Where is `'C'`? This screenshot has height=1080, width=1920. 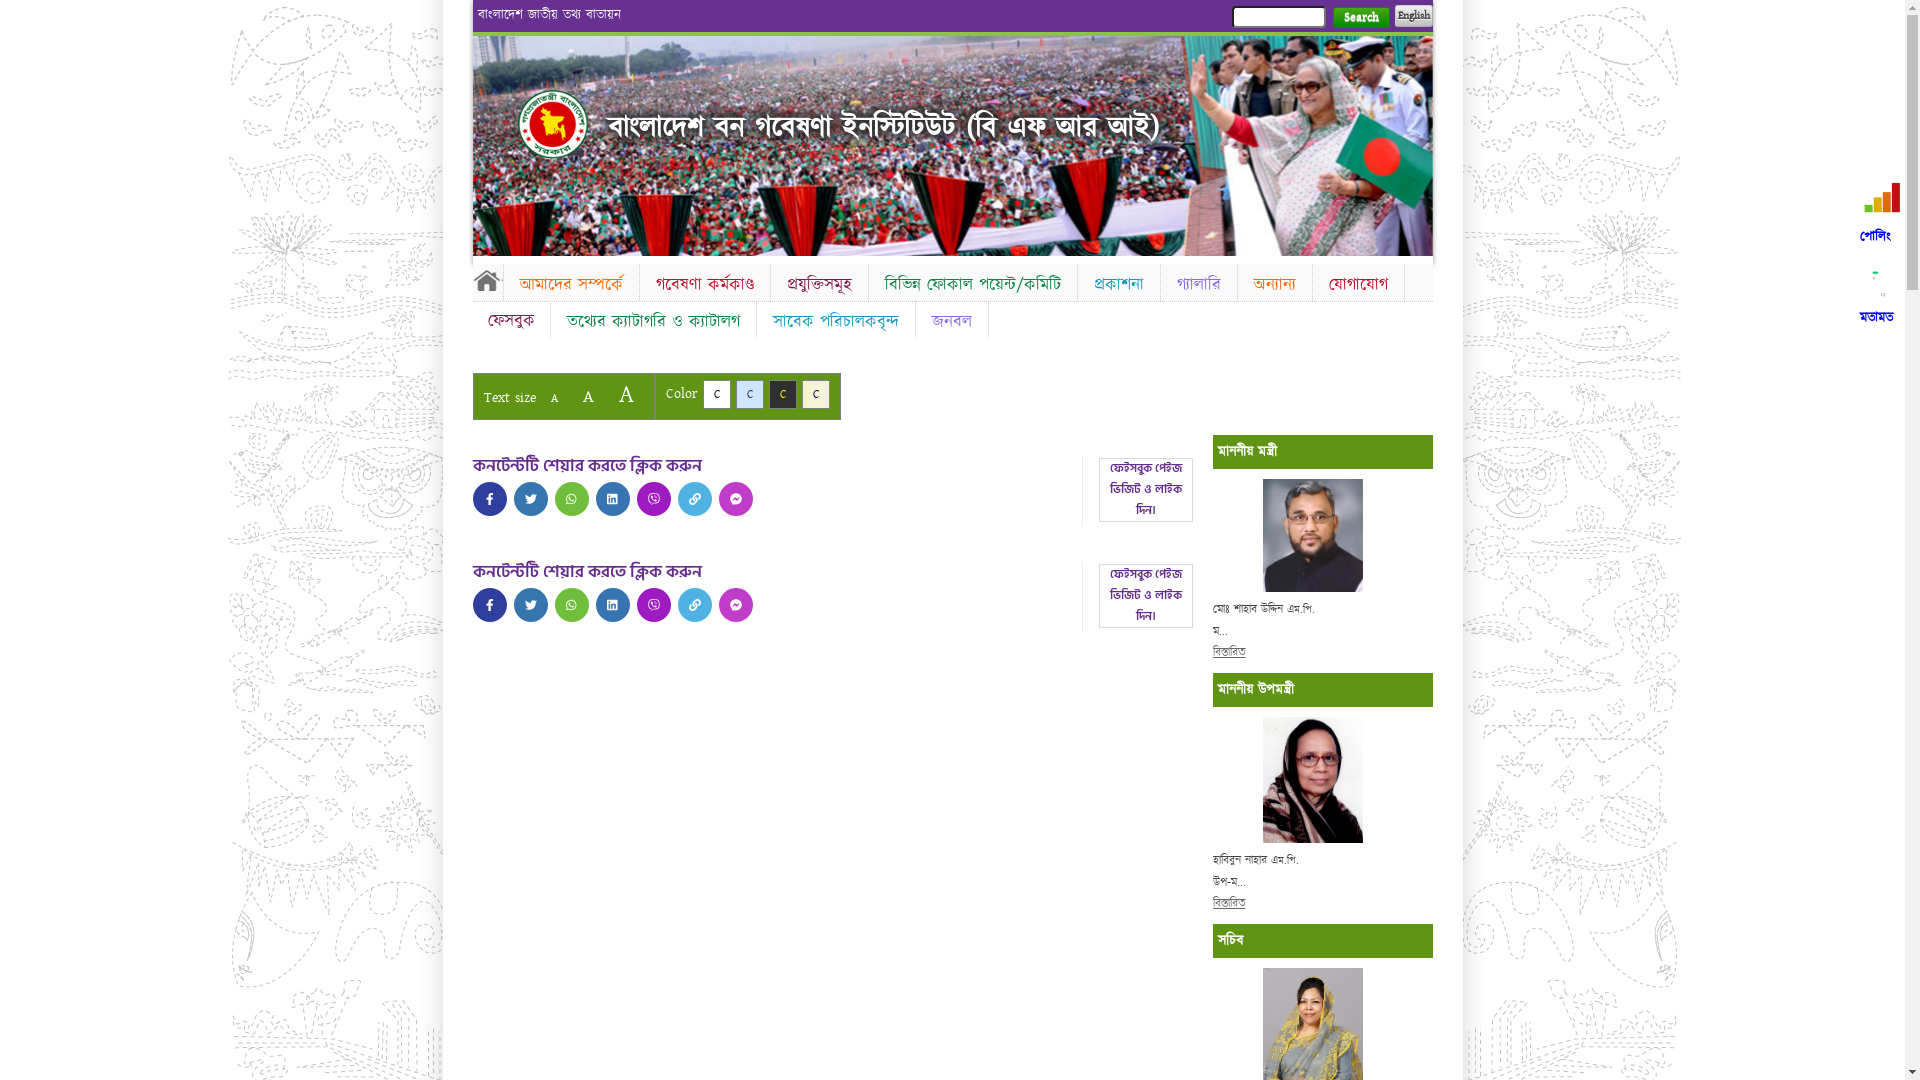
'C' is located at coordinates (748, 394).